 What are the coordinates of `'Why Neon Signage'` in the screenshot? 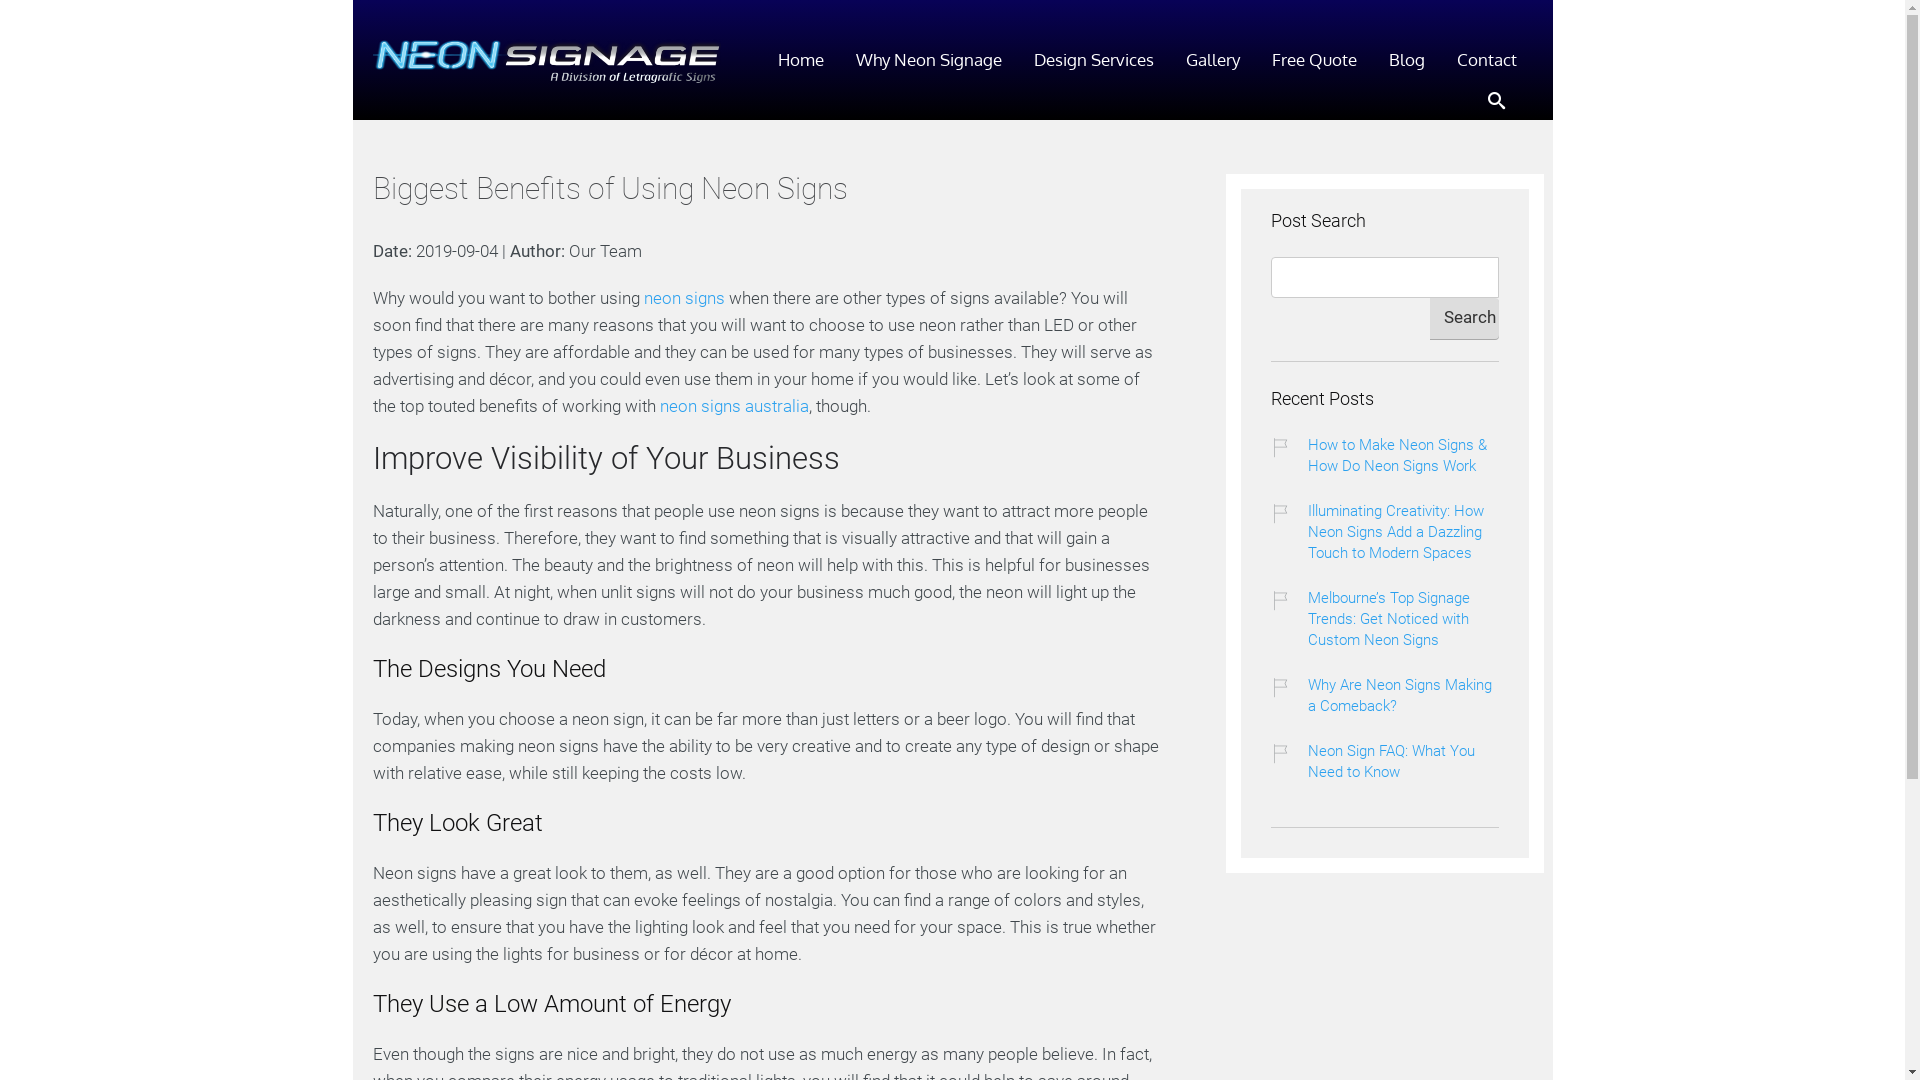 It's located at (928, 59).